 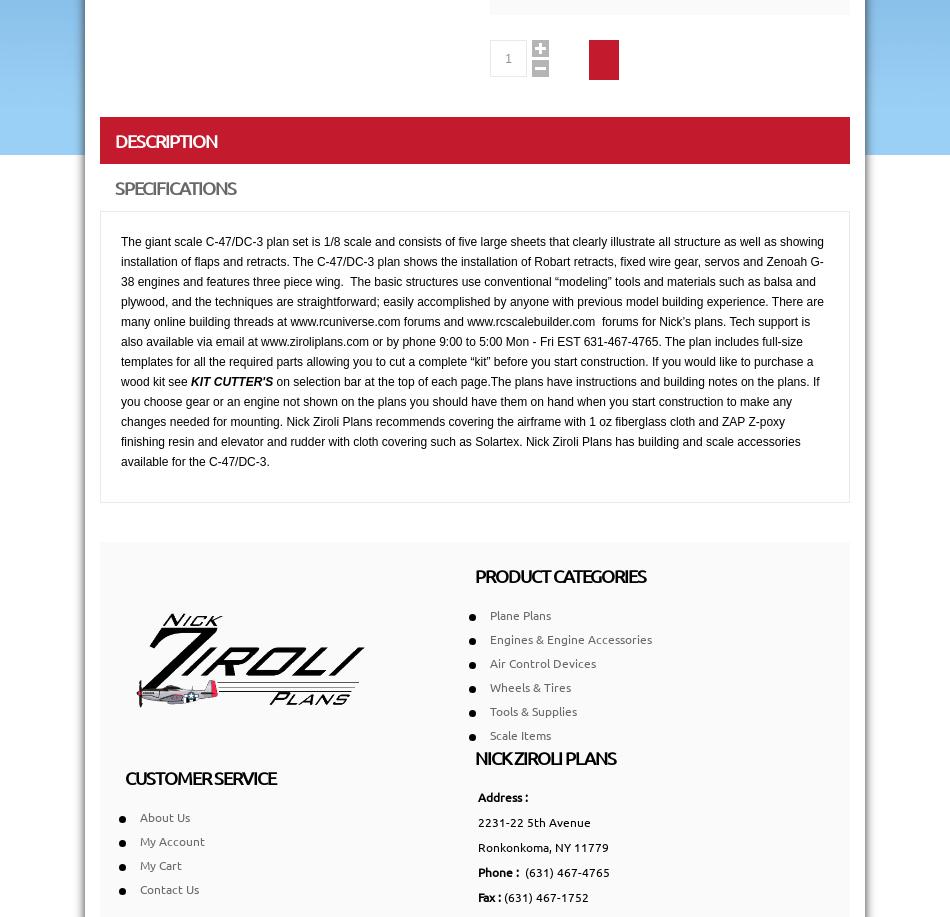 I want to click on 'The giant scale C-47/DC-3 plan set is 1/8 scale and consists of five large sheets that clearly illustrate all structure as well as showing installation of flaps and retracts. The C-47/DC-3 plan shows the installation of Robart retracts, fixed wire gear, servos and Zenoah G-38 engines and features three piece wing.  The basic structures use conventional “modeling” tools and materials such as balsa and plywood, and the techniques are straightforward; easily accomplished by anyone with previous model building experience. There are many online building threads at www.rcuniverse.com forums and www.rcscalebuilder.com  forums for Nick’s plans. Tech support is also available via email at www.ziroliplans.com or by phone 9:00 to 5:00 Mon - Fri EST 631-467-4765. The plan includes full-size templates for all the required parts allowing you to cut a complete “kit” before you start construction. If you would like to purchase a wood kit see', so click(x=471, y=311).